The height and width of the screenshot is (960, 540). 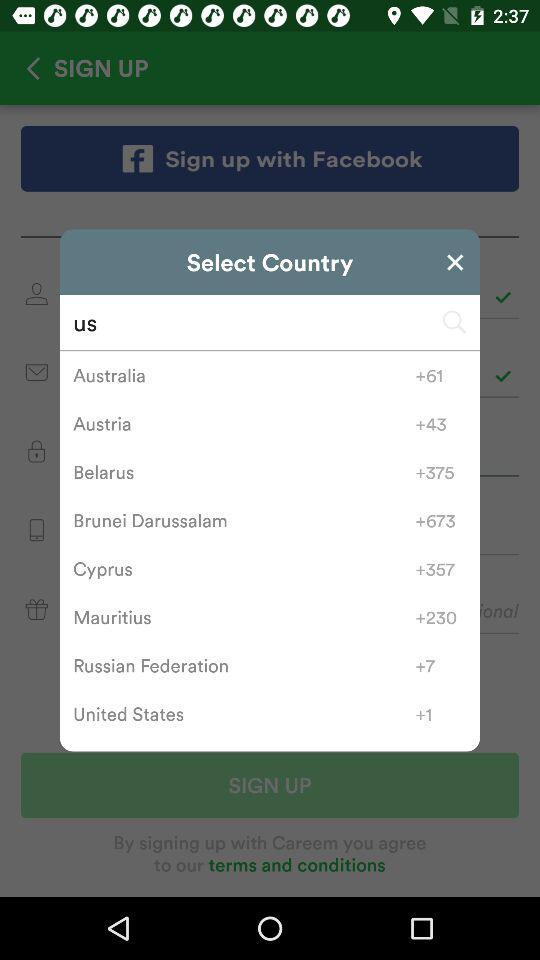 I want to click on exit from screen, so click(x=455, y=261).